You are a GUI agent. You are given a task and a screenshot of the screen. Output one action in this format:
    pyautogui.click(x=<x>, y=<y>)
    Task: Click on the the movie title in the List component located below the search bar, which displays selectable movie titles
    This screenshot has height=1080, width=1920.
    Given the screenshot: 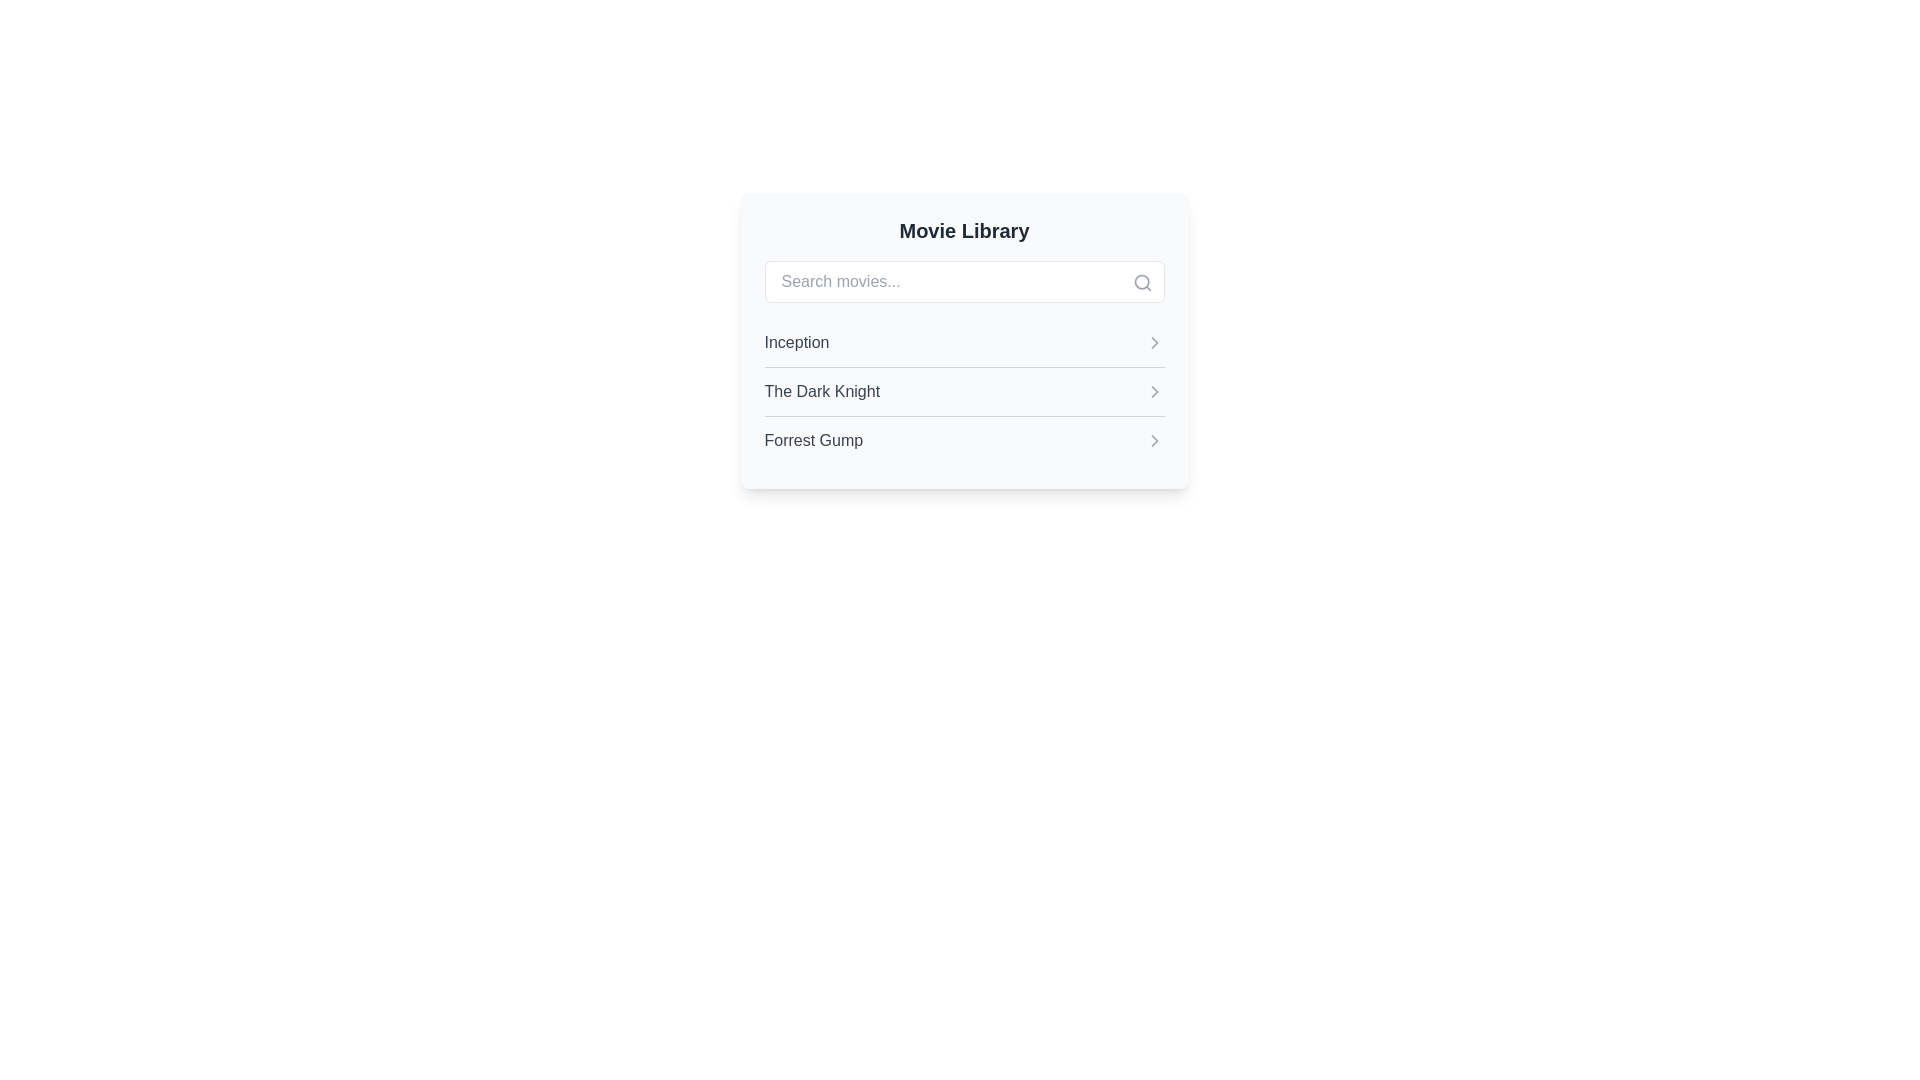 What is the action you would take?
    pyautogui.click(x=964, y=392)
    